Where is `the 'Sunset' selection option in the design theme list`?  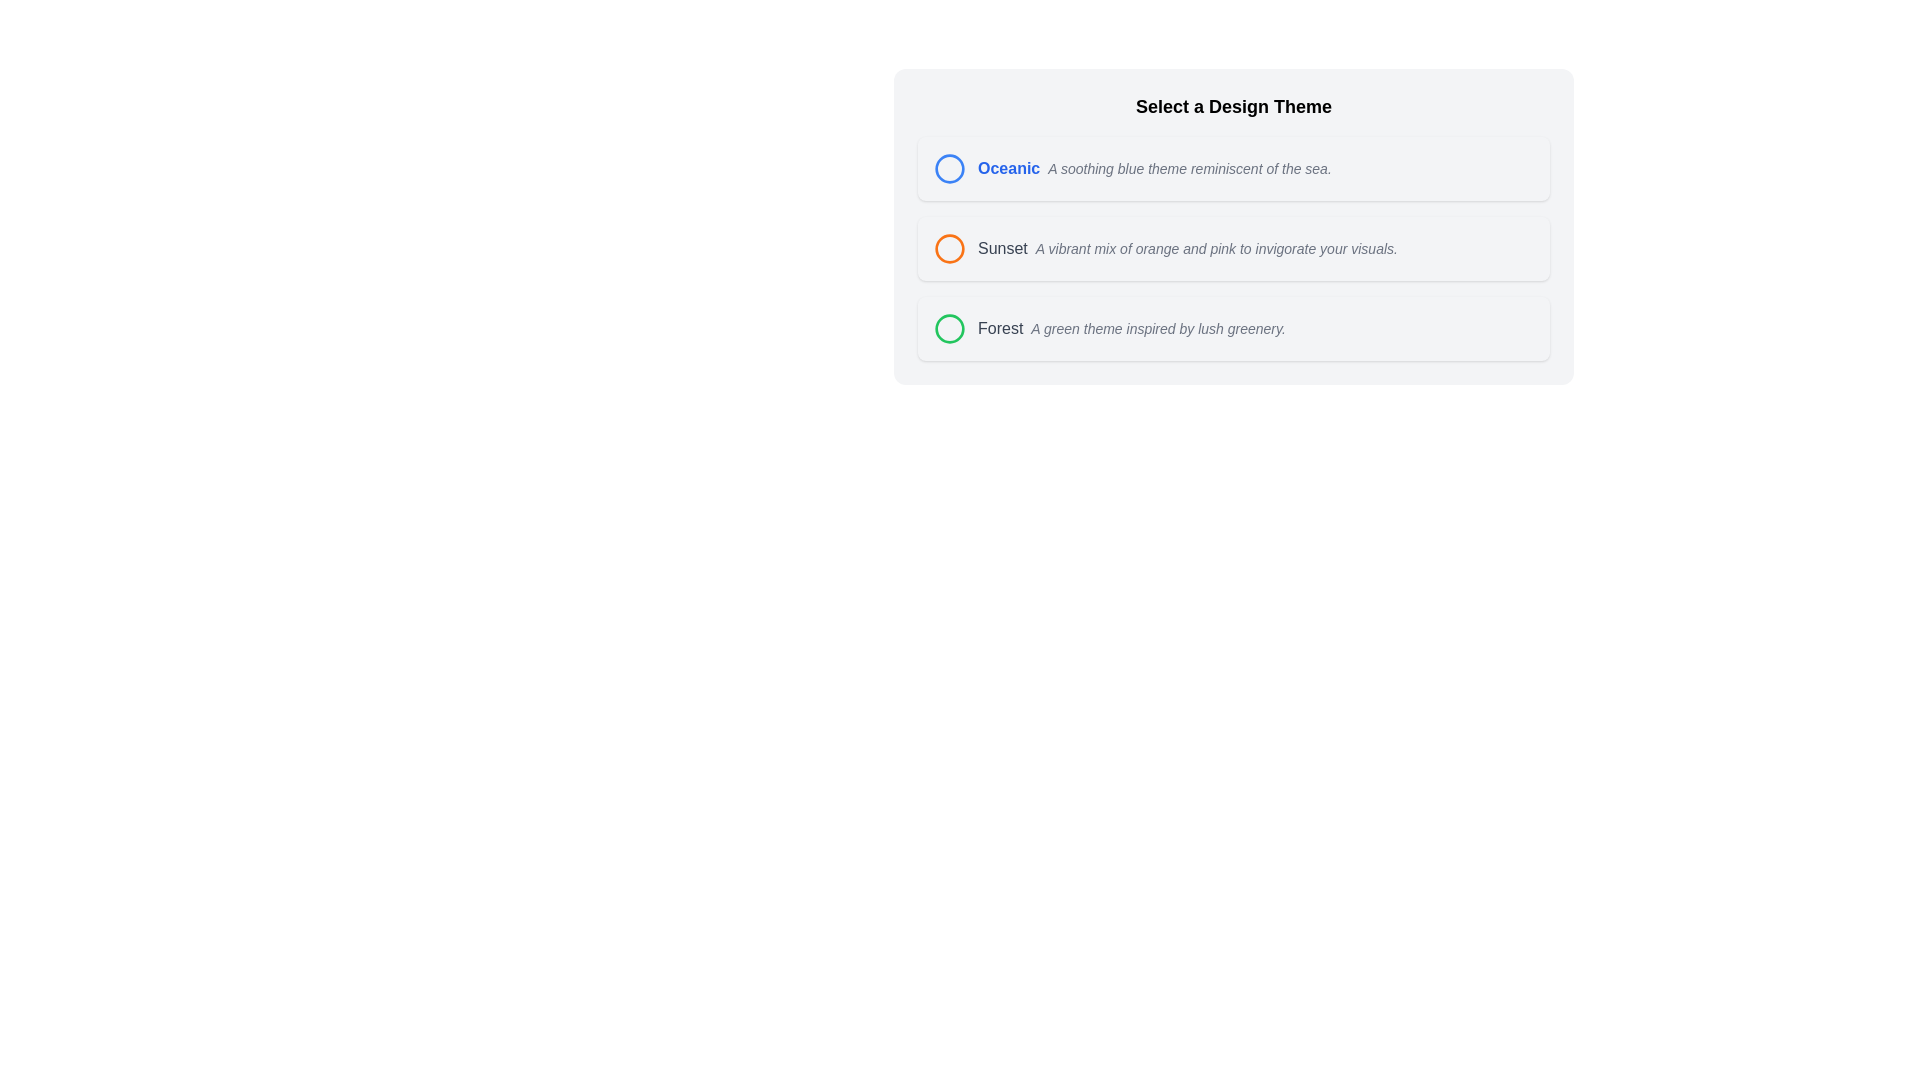
the 'Sunset' selection option in the design theme list is located at coordinates (1166, 248).